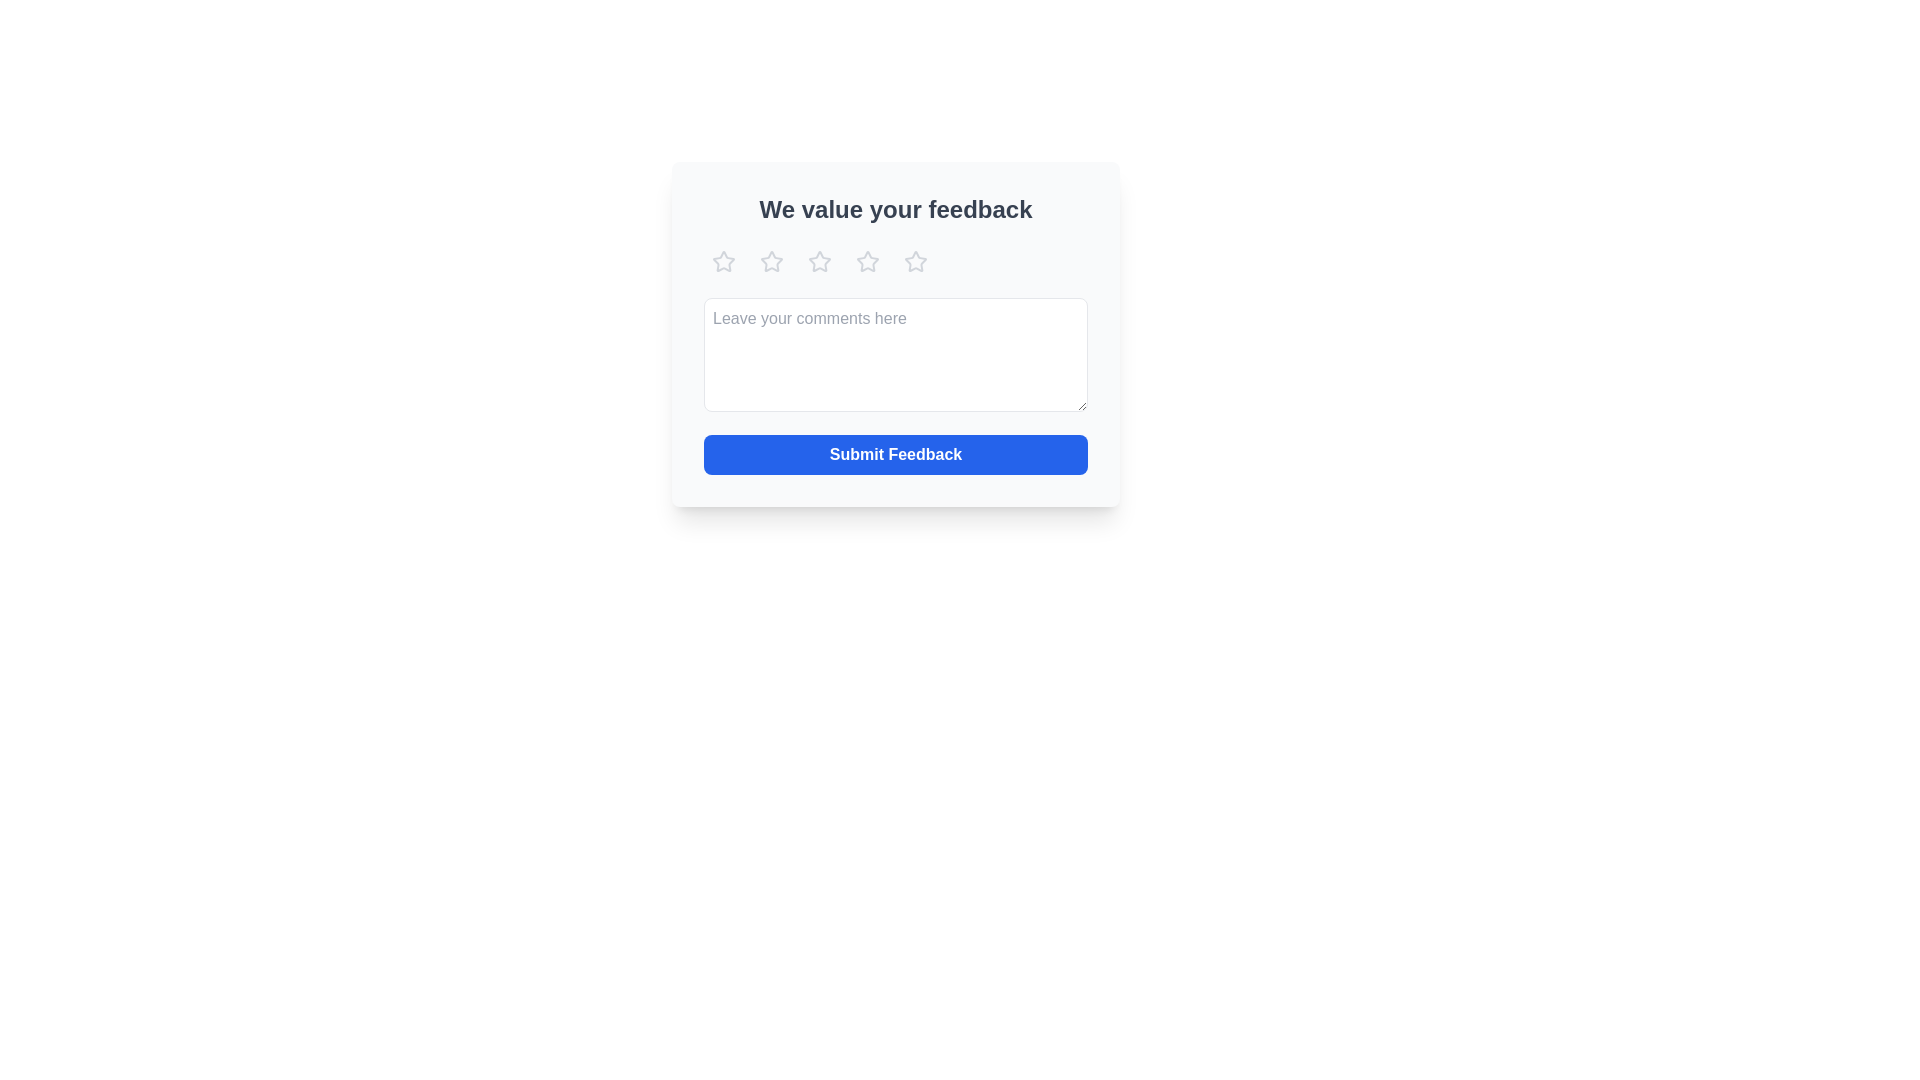  Describe the element at coordinates (771, 261) in the screenshot. I see `the second star in the horizontal row of five stars to rate with a 2-star rating in the feedback form titled 'We value your feedback.'` at that location.